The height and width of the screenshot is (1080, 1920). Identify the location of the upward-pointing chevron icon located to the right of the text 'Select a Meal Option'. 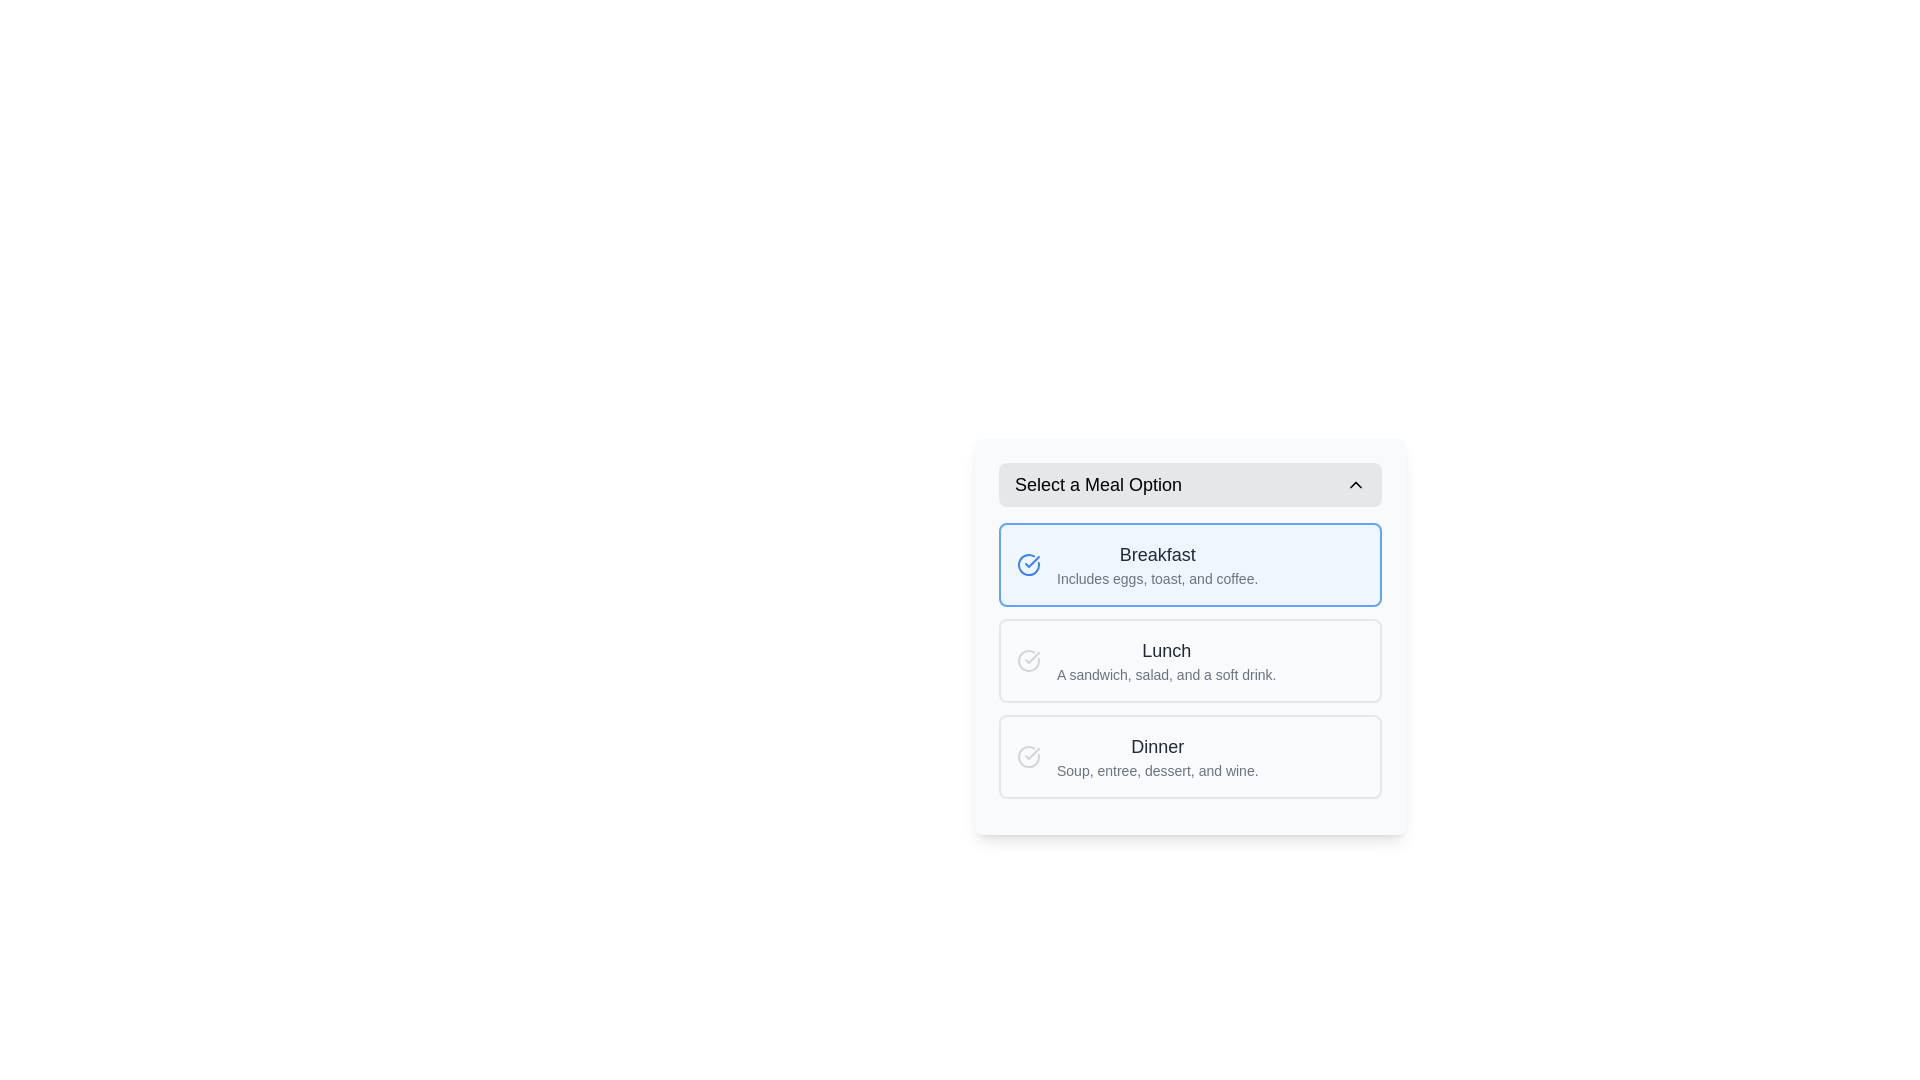
(1356, 485).